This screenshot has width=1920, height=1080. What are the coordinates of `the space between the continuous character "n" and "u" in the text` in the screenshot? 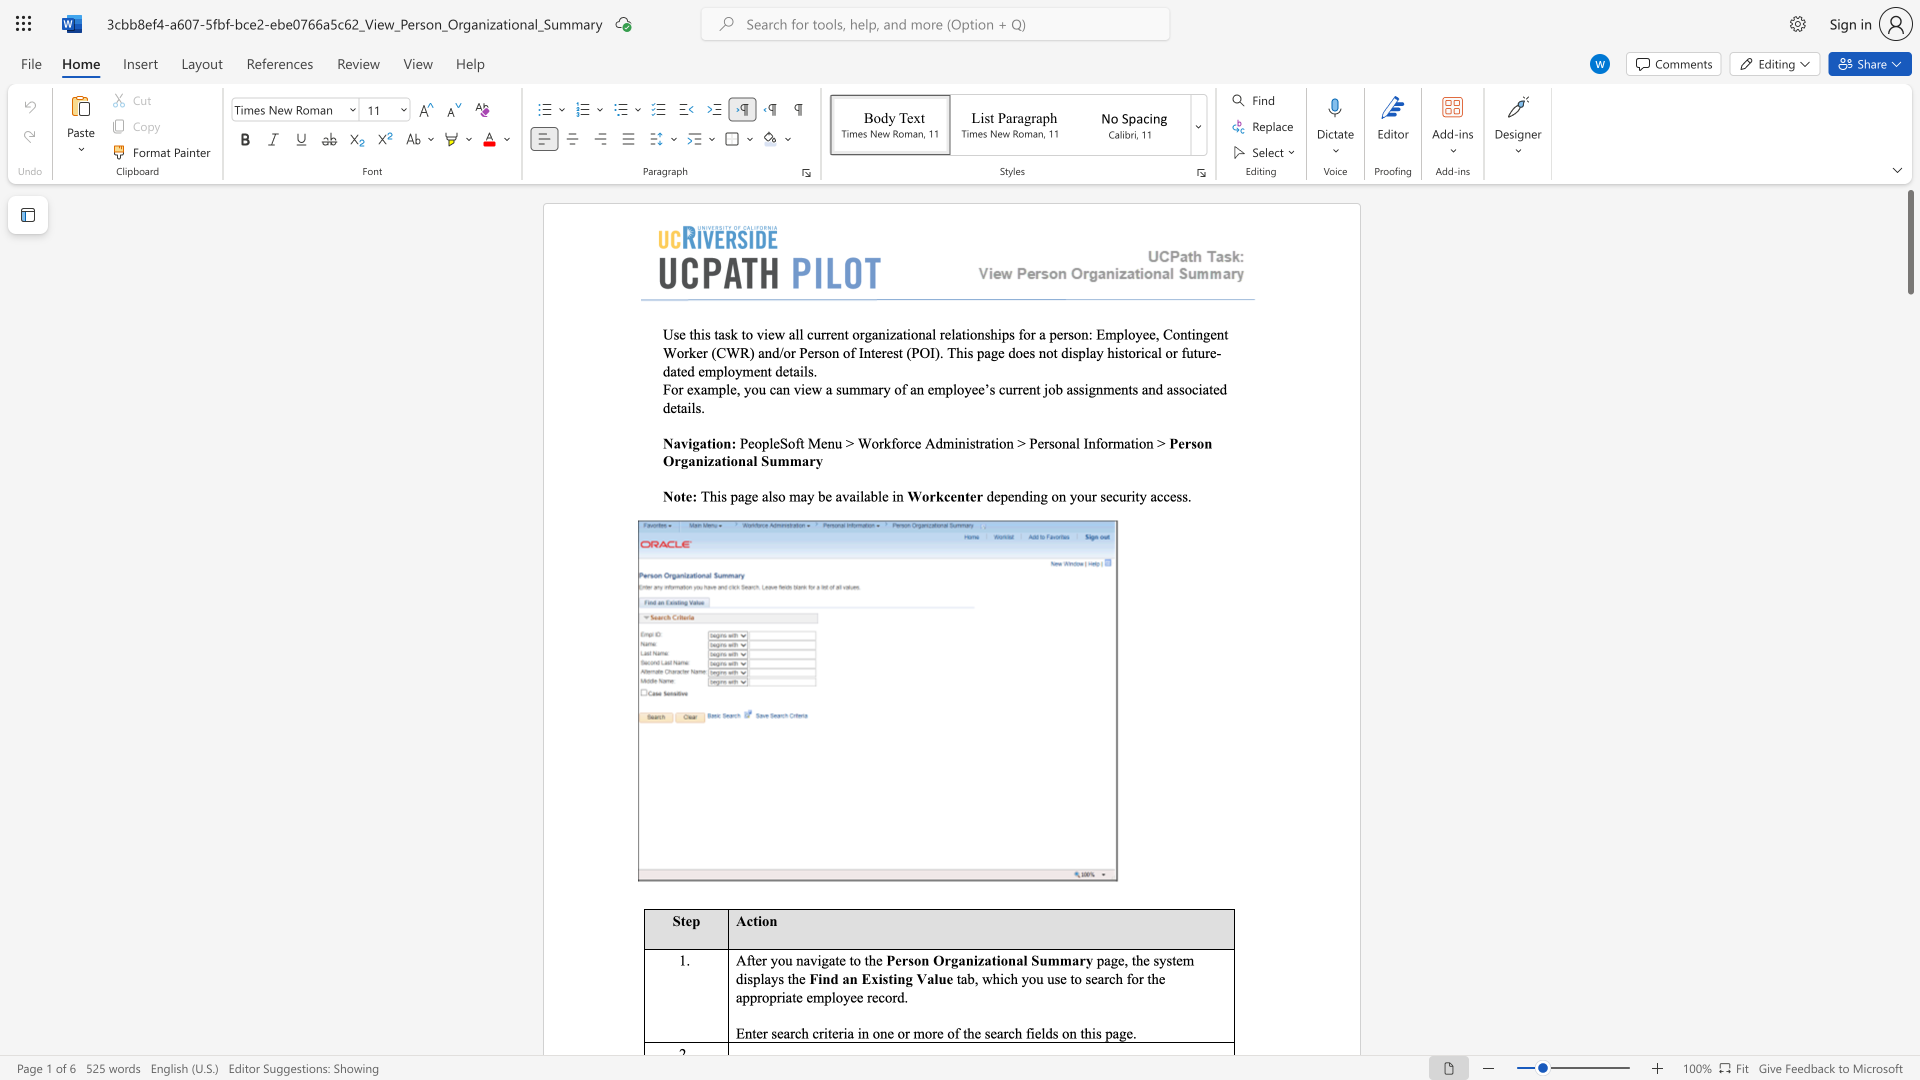 It's located at (834, 442).